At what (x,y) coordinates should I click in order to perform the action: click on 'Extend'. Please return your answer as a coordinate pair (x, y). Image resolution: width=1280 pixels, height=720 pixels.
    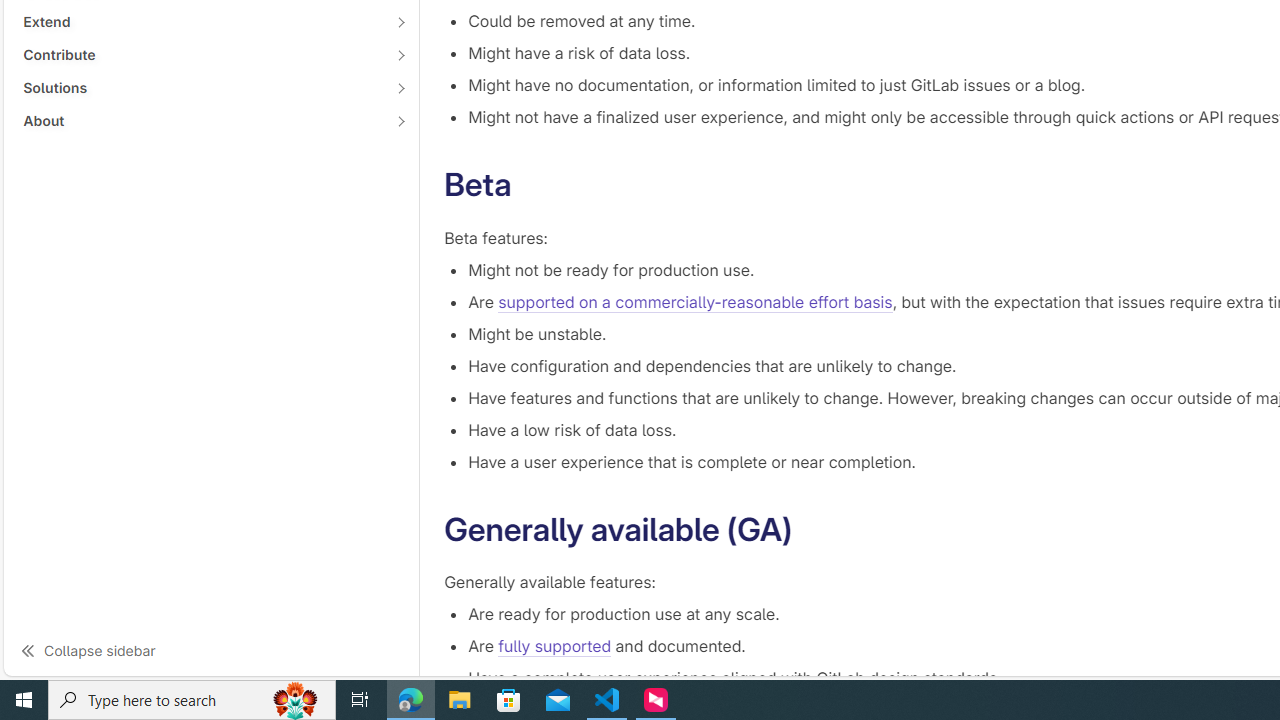
    Looking at the image, I should click on (200, 21).